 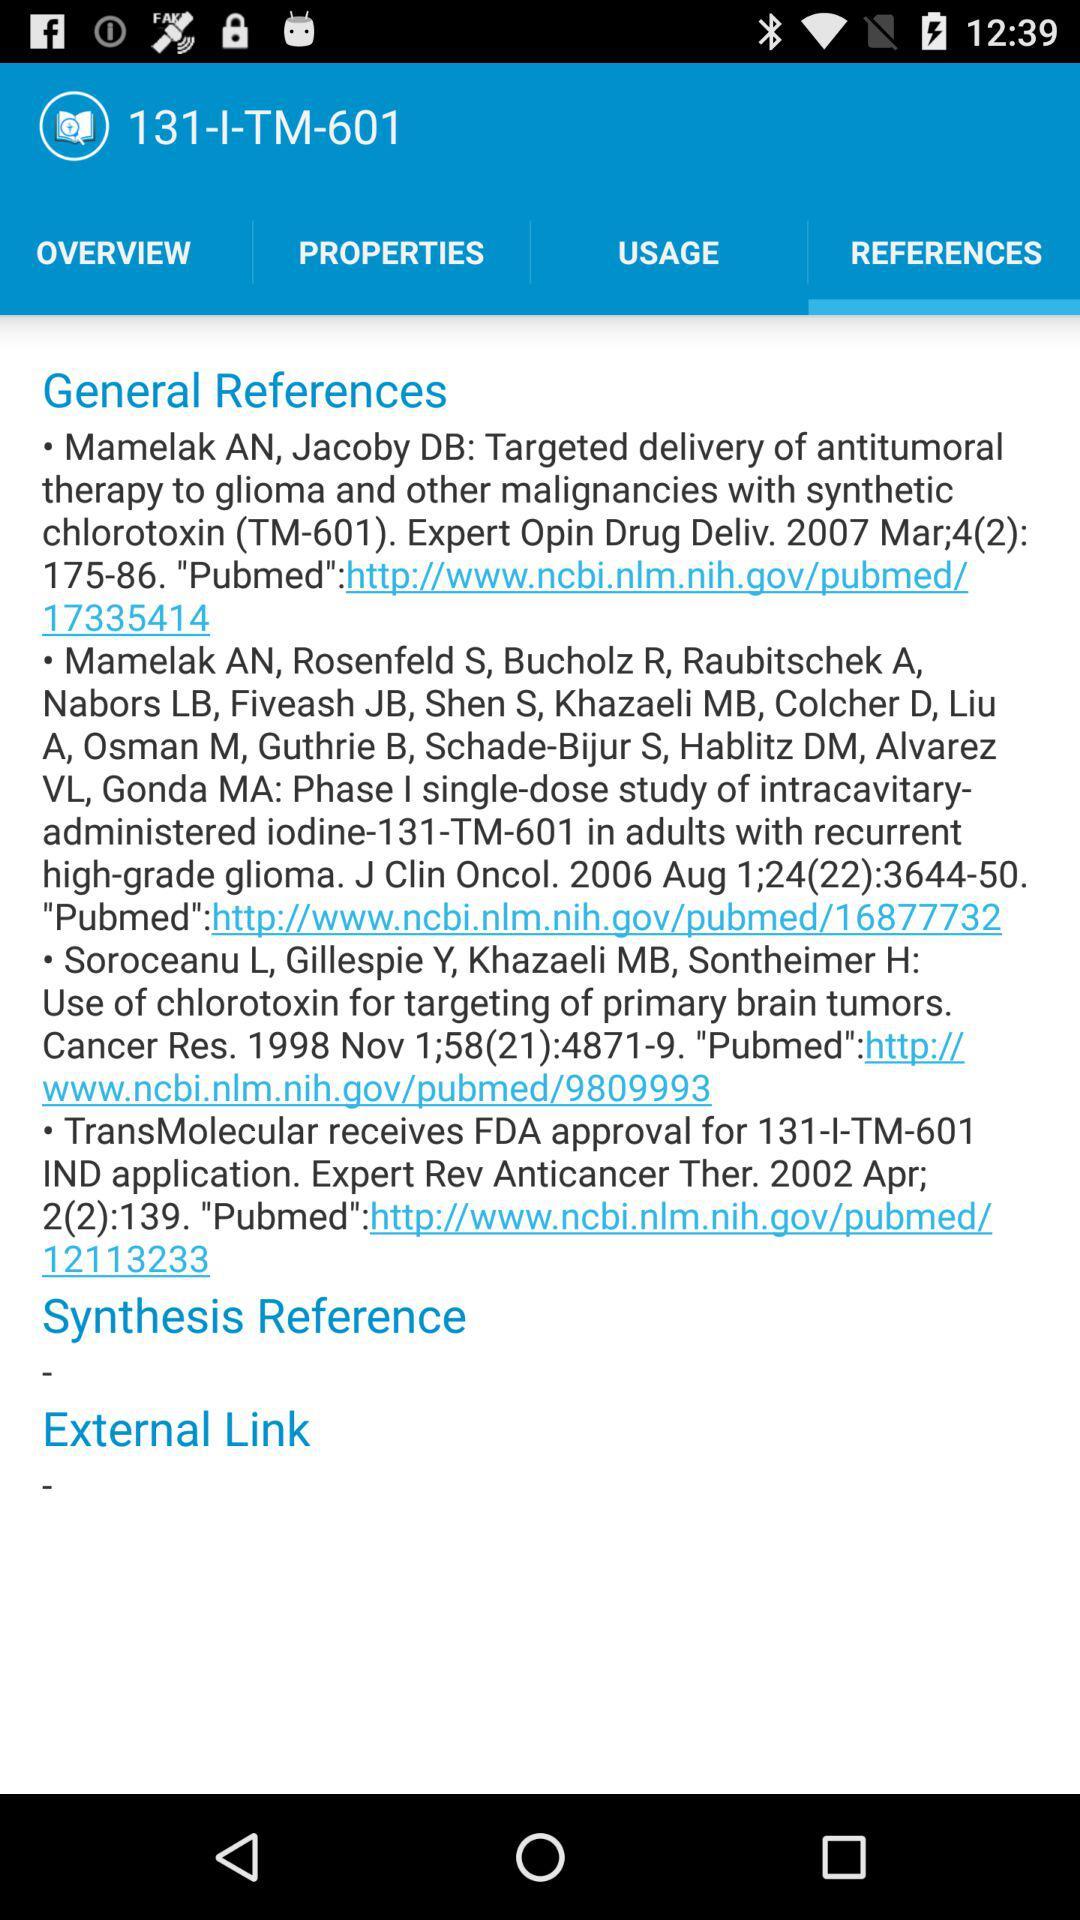 What do you see at coordinates (540, 1370) in the screenshot?
I see `the - item` at bounding box center [540, 1370].